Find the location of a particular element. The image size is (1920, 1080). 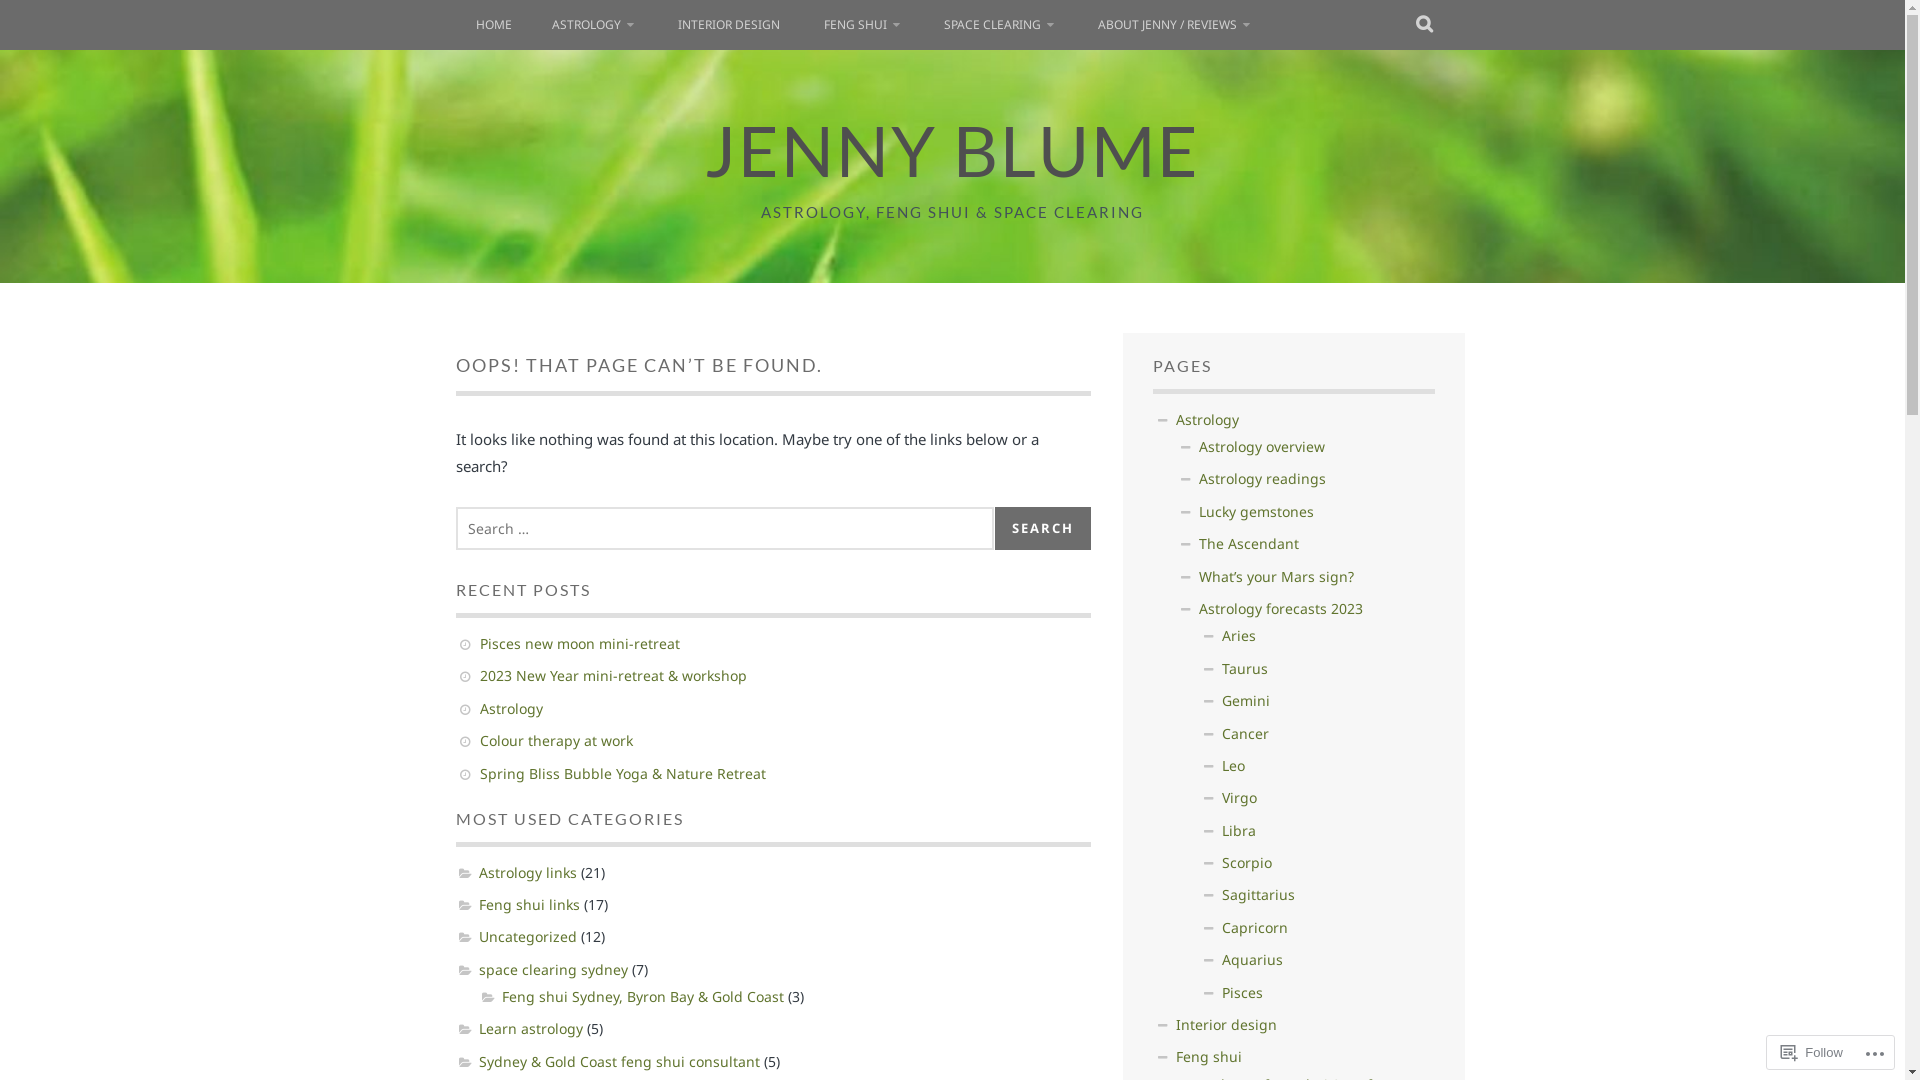

'ASTROLOGY' is located at coordinates (592, 24).